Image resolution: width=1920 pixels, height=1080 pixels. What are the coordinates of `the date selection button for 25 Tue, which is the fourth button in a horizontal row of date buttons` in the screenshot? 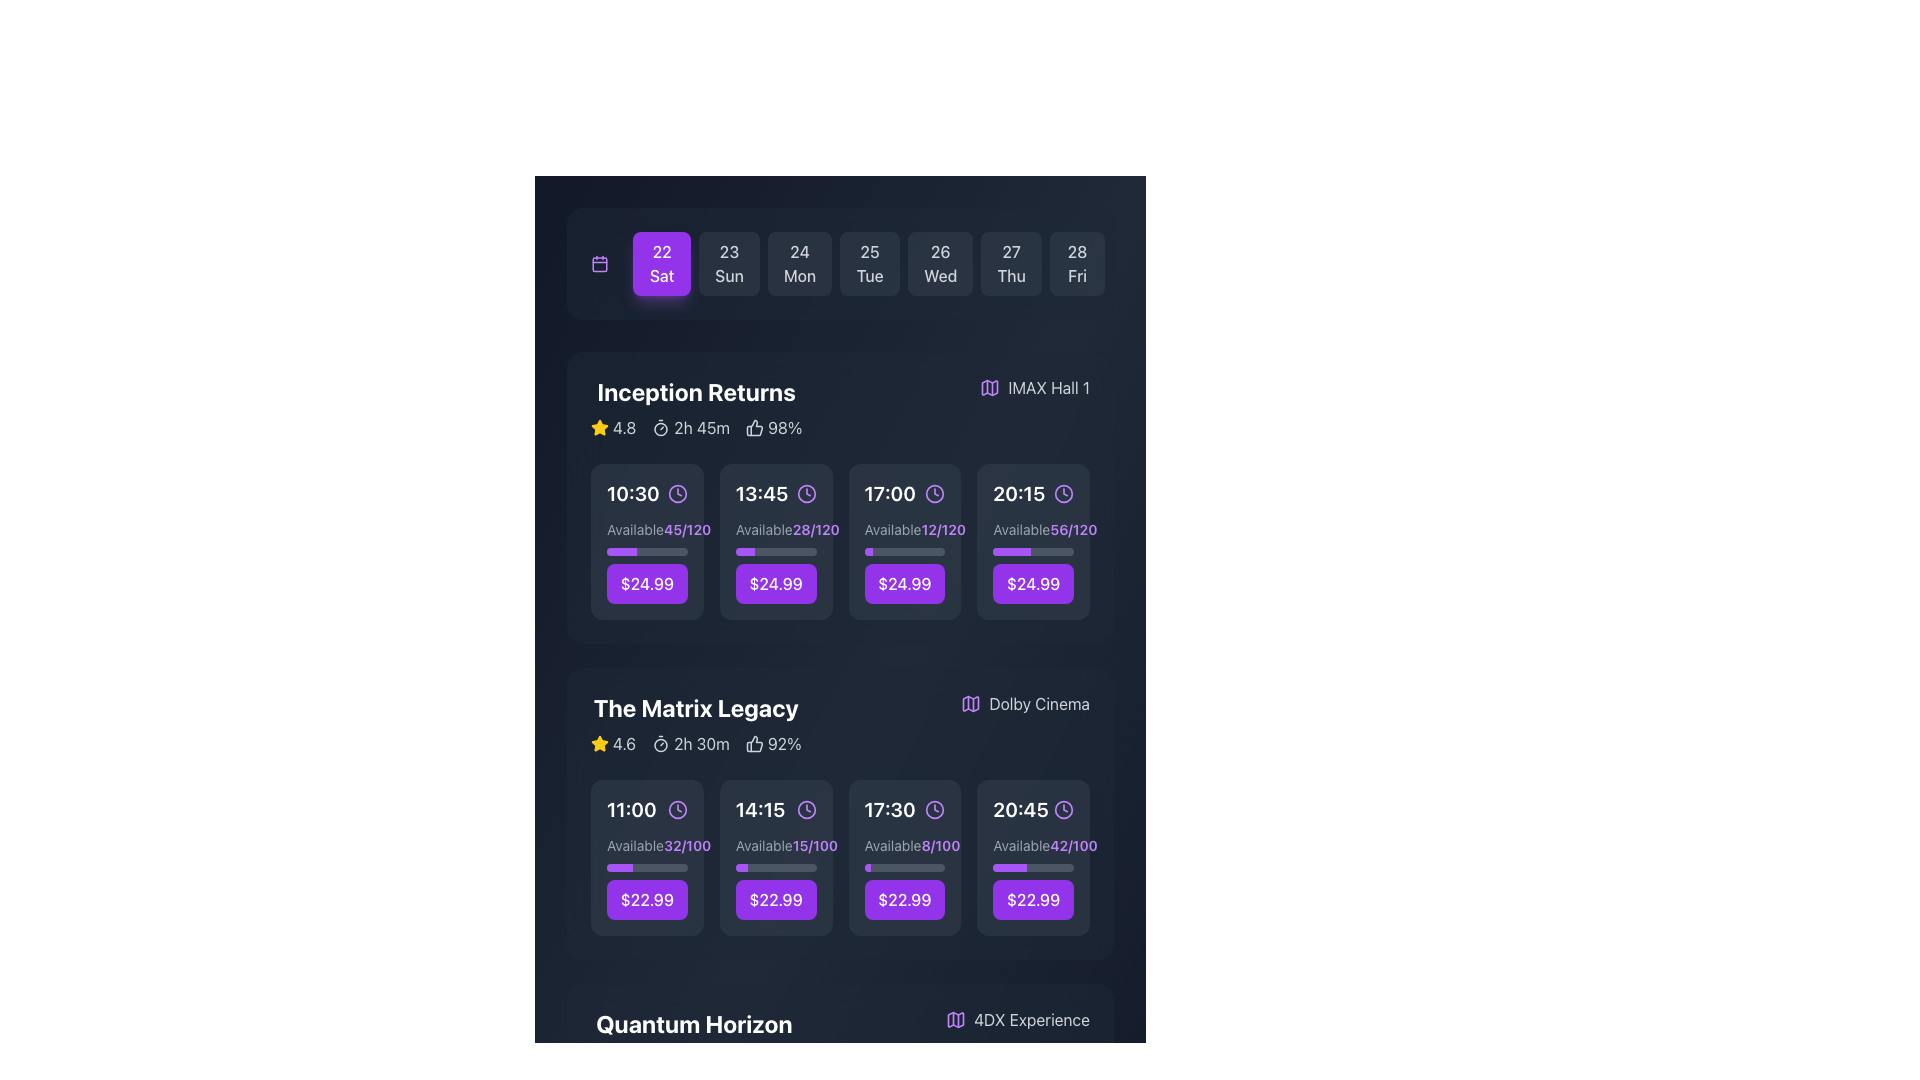 It's located at (870, 262).